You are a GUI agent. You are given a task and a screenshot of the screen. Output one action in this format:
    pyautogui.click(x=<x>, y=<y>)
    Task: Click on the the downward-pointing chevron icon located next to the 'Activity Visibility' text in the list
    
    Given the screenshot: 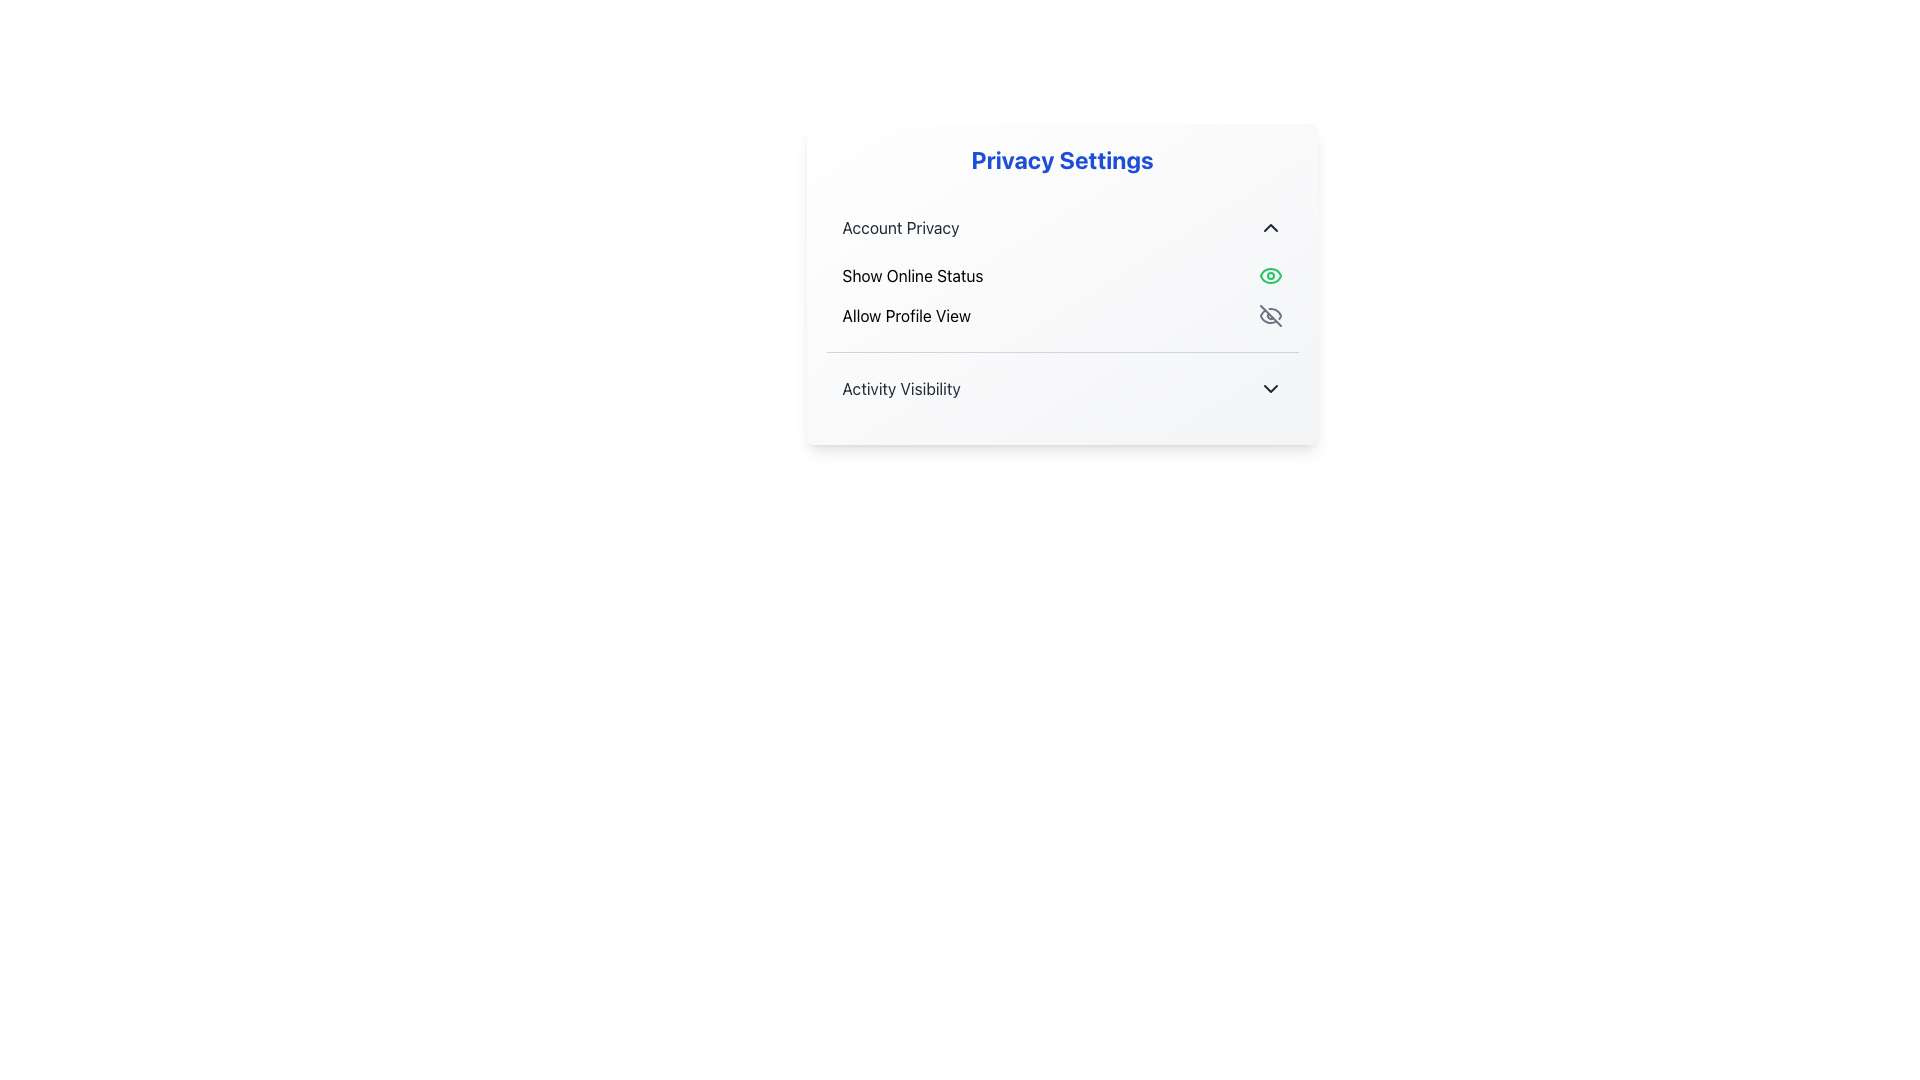 What is the action you would take?
    pyautogui.click(x=1269, y=389)
    